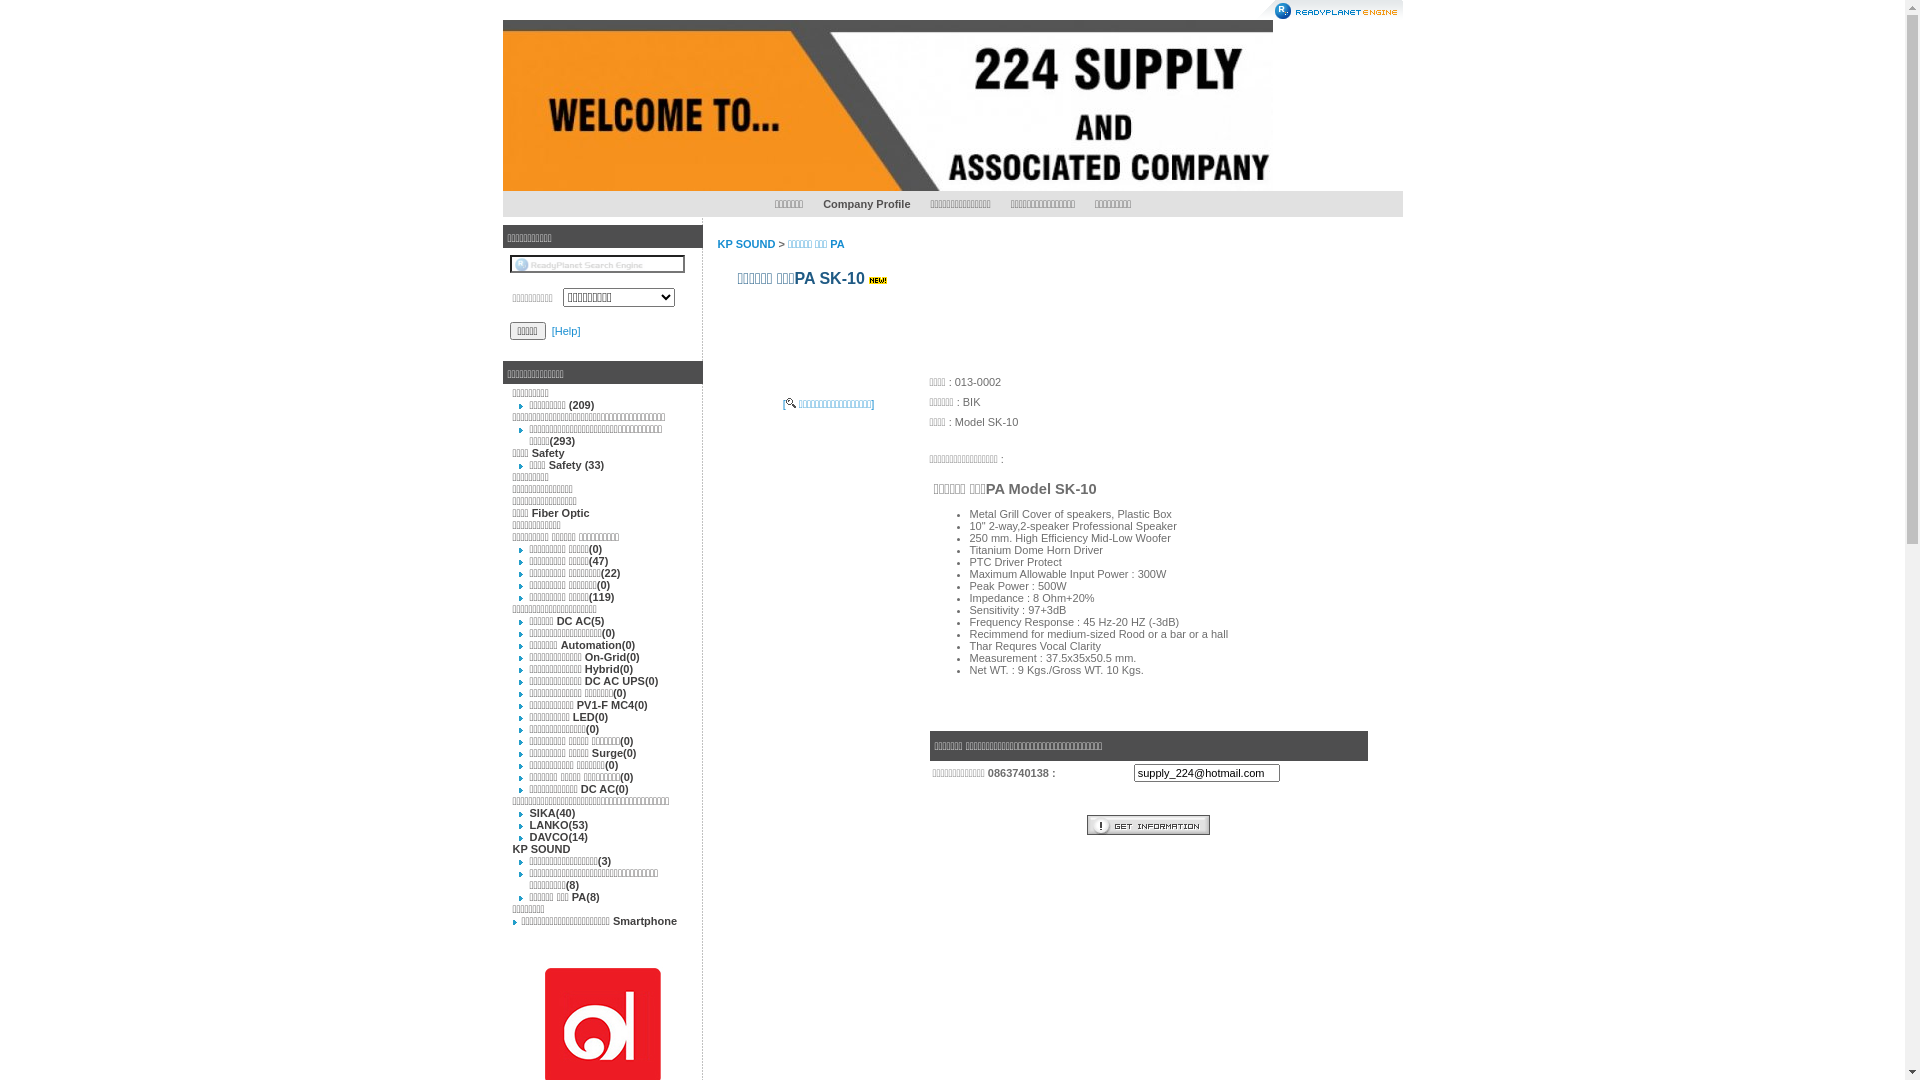 This screenshot has width=1920, height=1080. I want to click on 'LANKO(53)', so click(559, 825).